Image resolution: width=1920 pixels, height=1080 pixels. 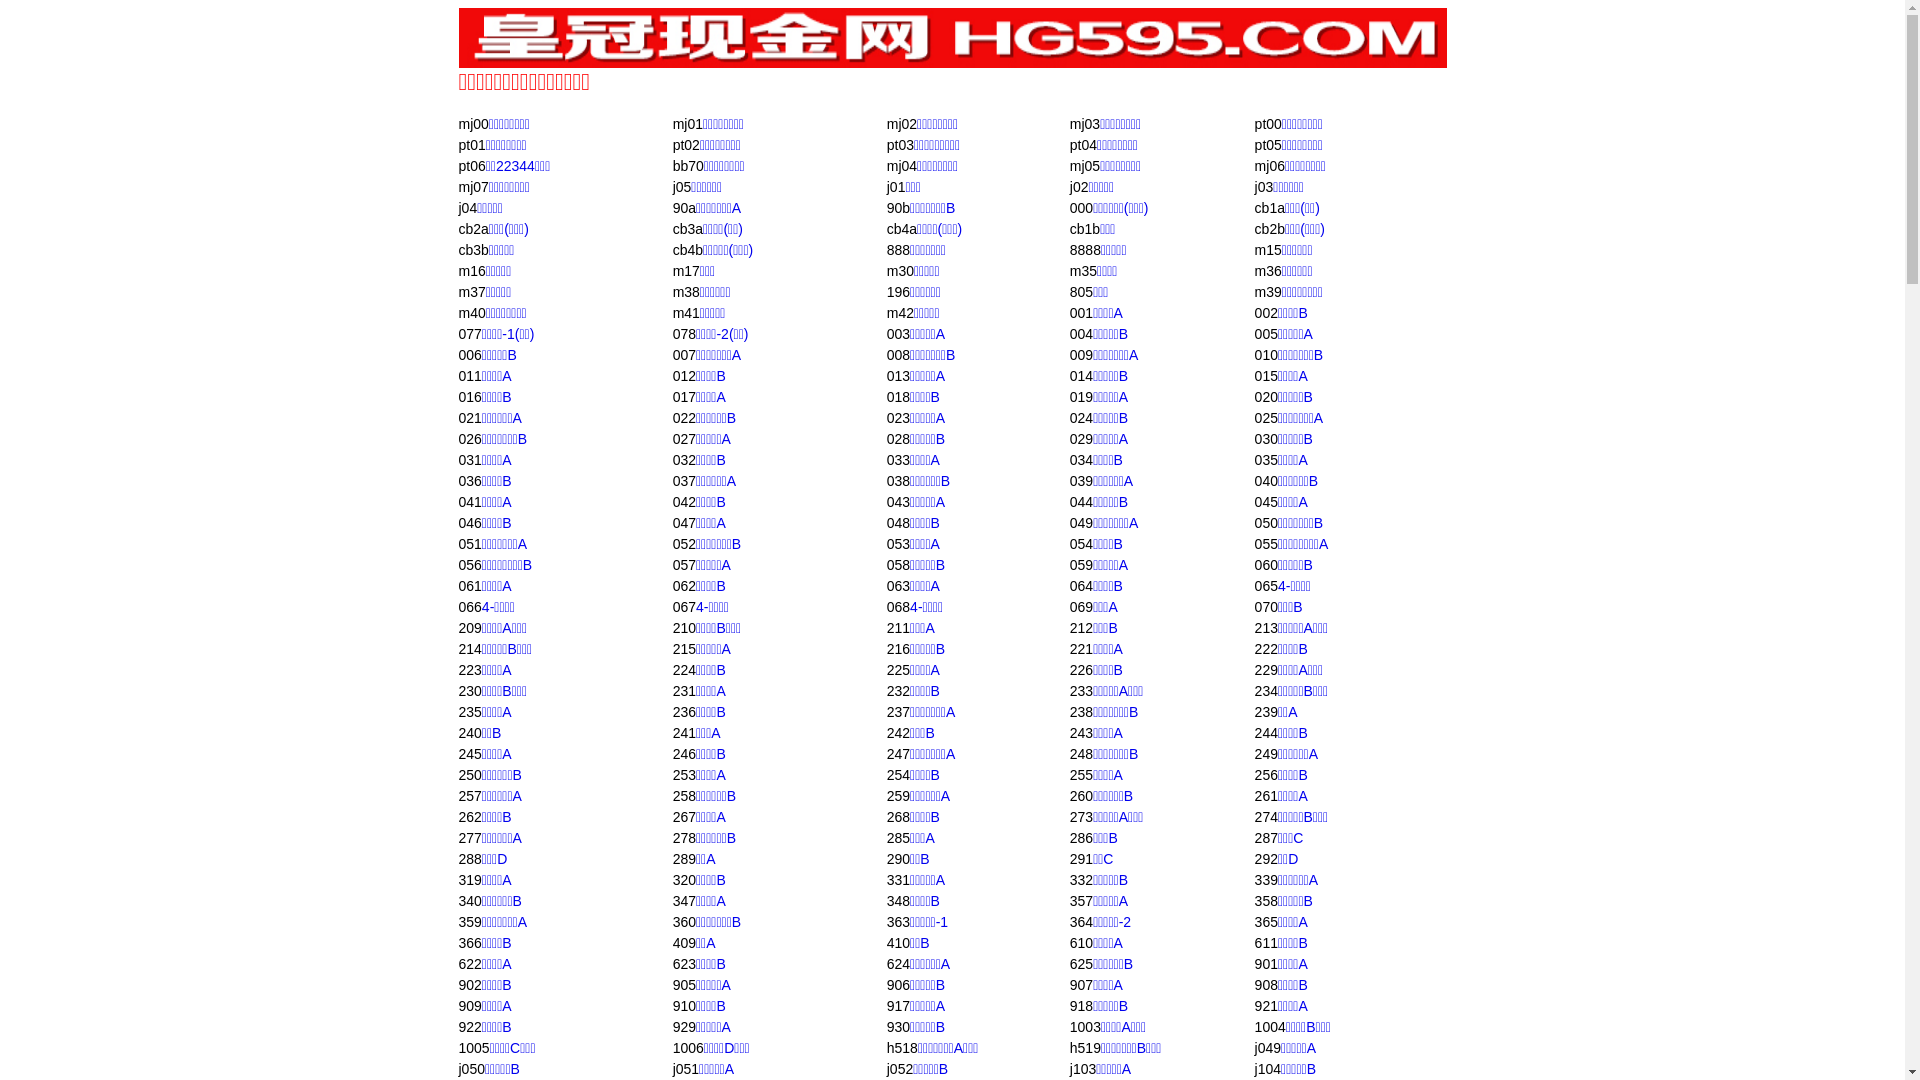 I want to click on 'j050', so click(x=469, y=1067).